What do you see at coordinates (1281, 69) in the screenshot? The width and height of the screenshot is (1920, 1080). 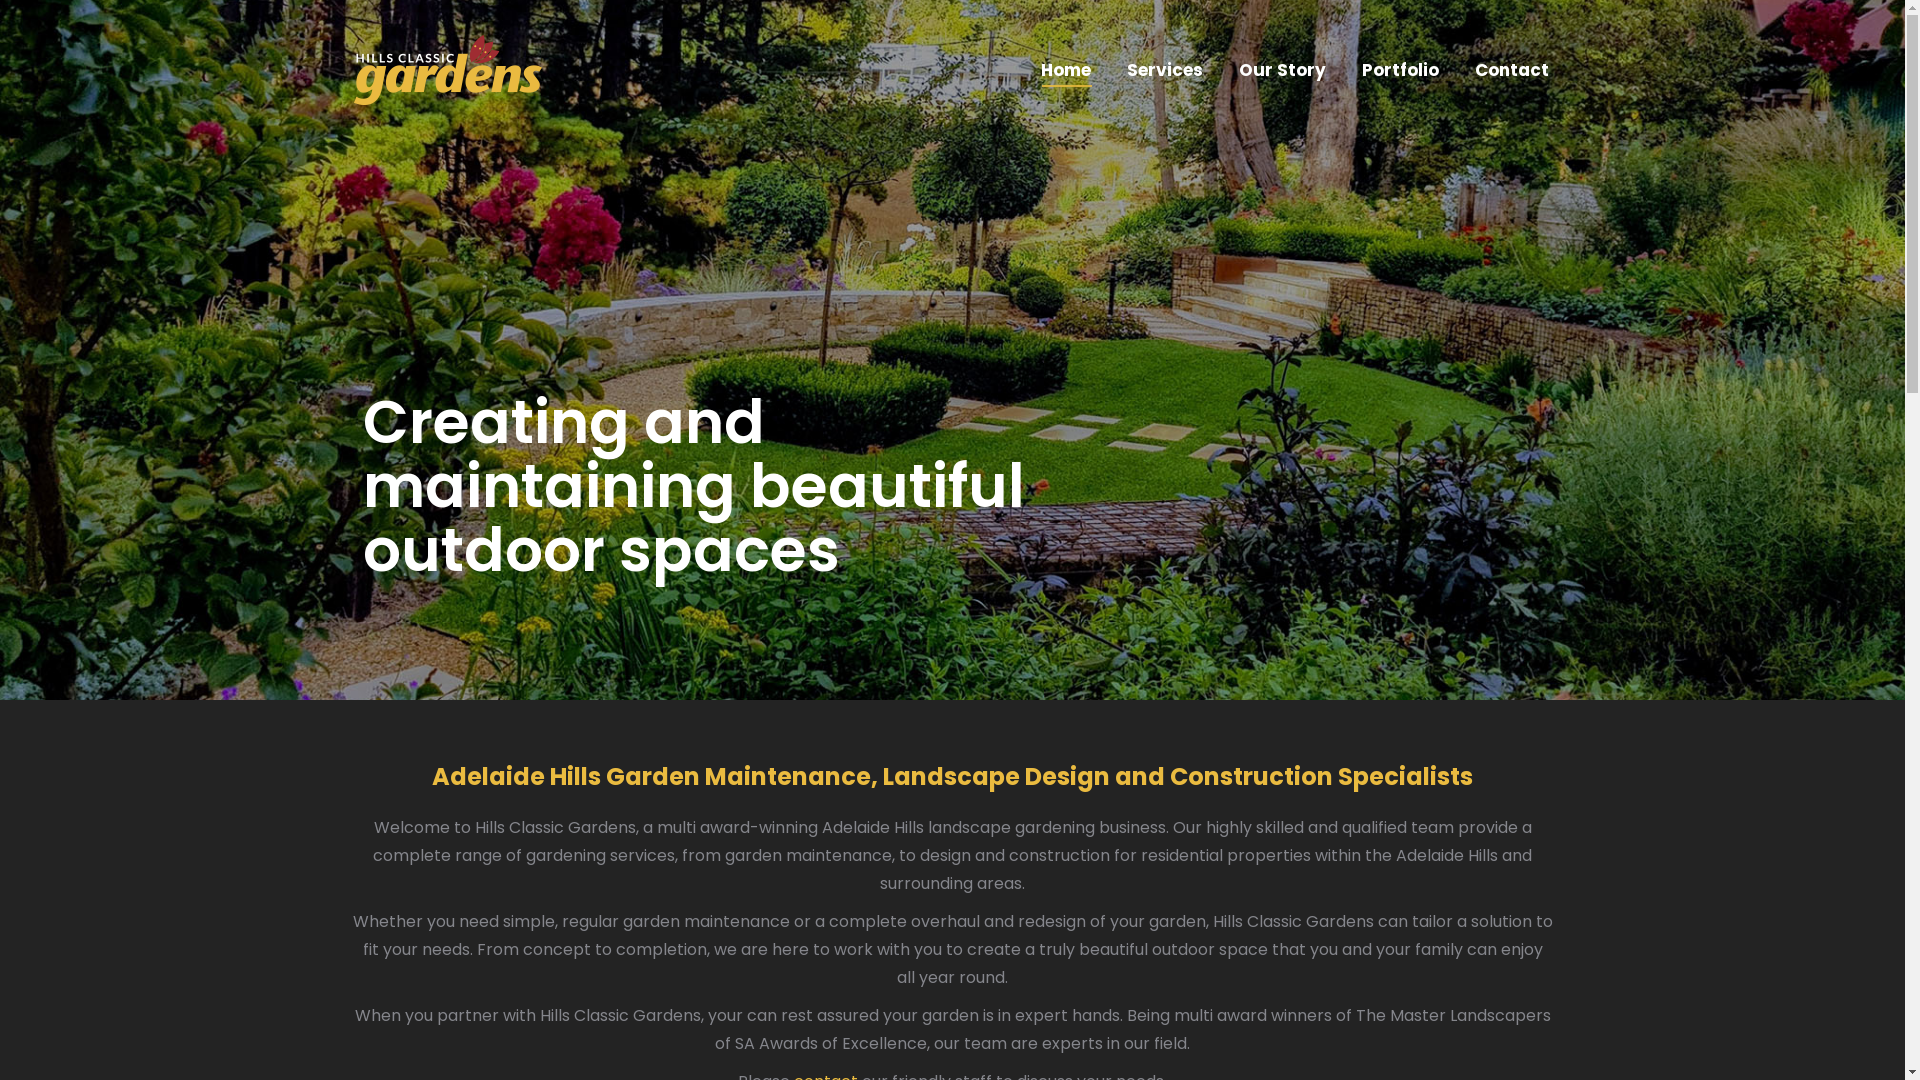 I see `'Our Story'` at bounding box center [1281, 69].